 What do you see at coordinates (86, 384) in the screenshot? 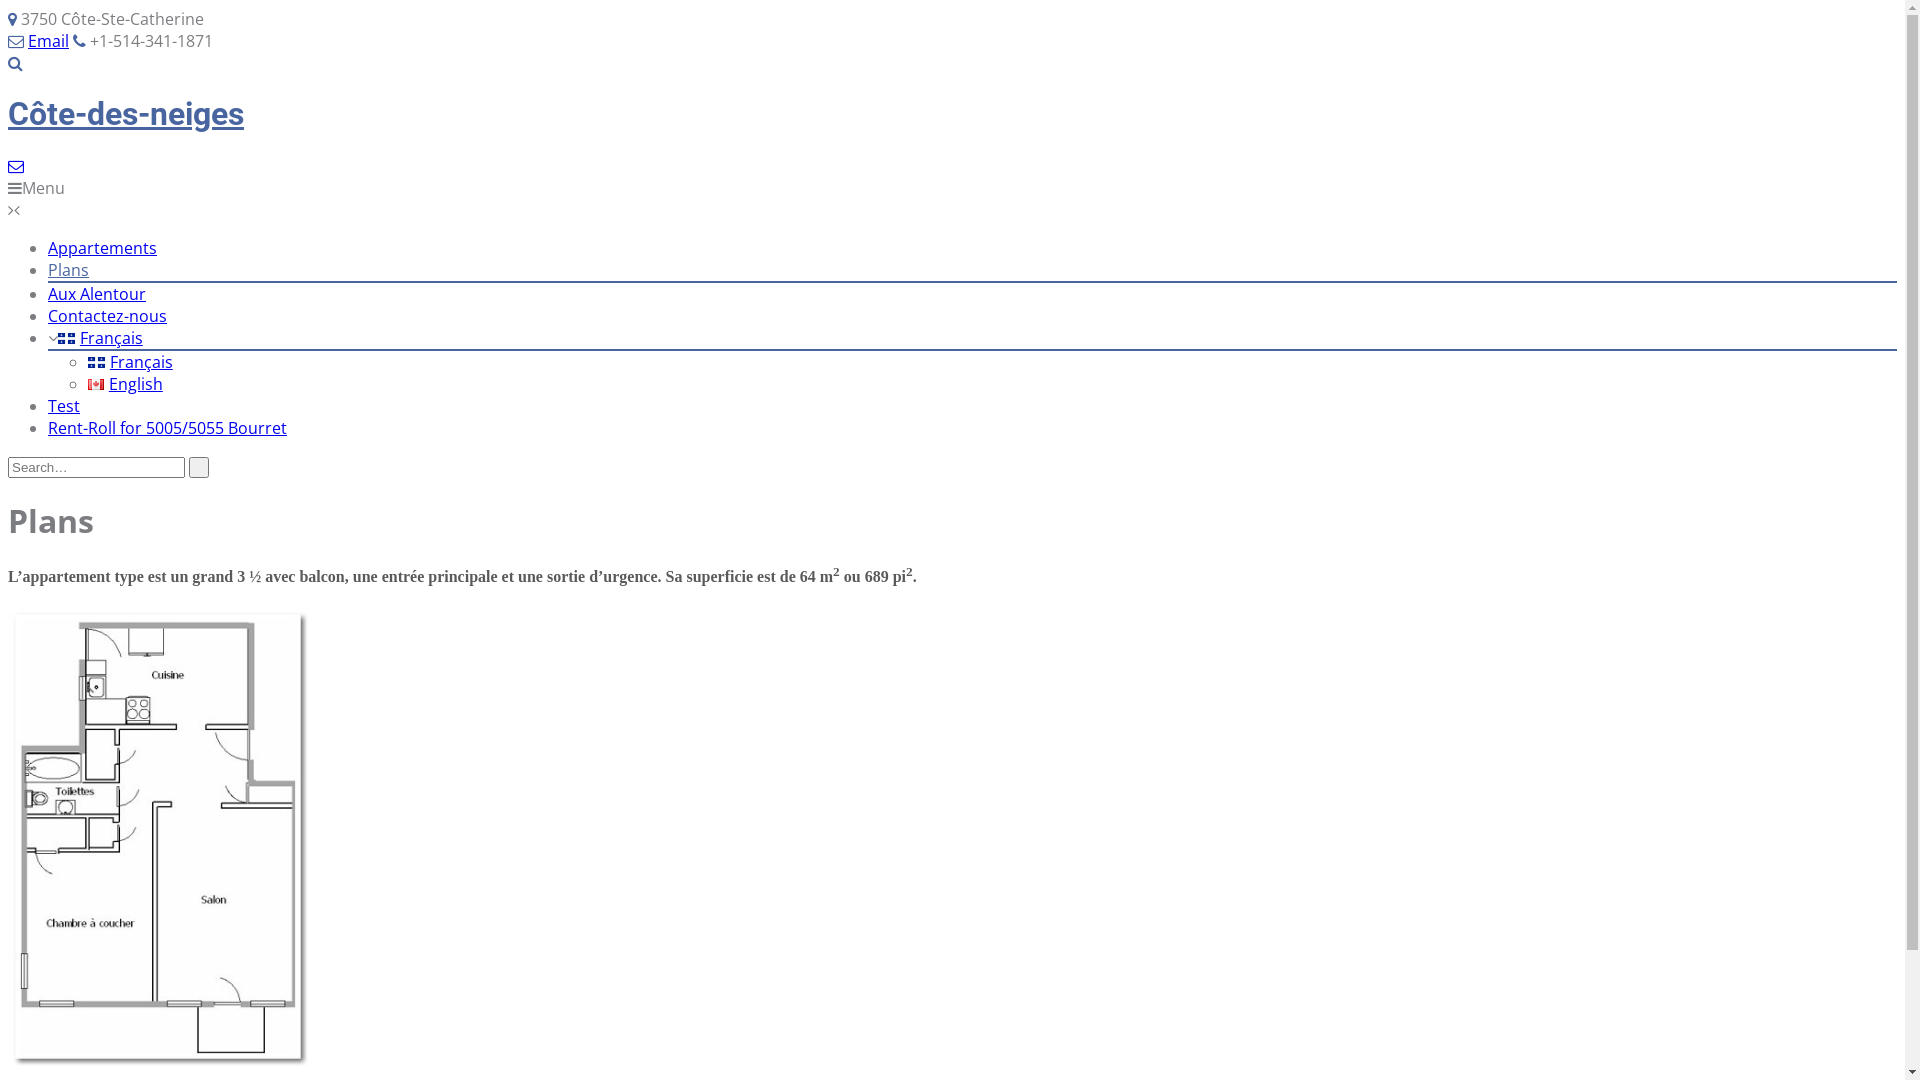
I see `'English'` at bounding box center [86, 384].